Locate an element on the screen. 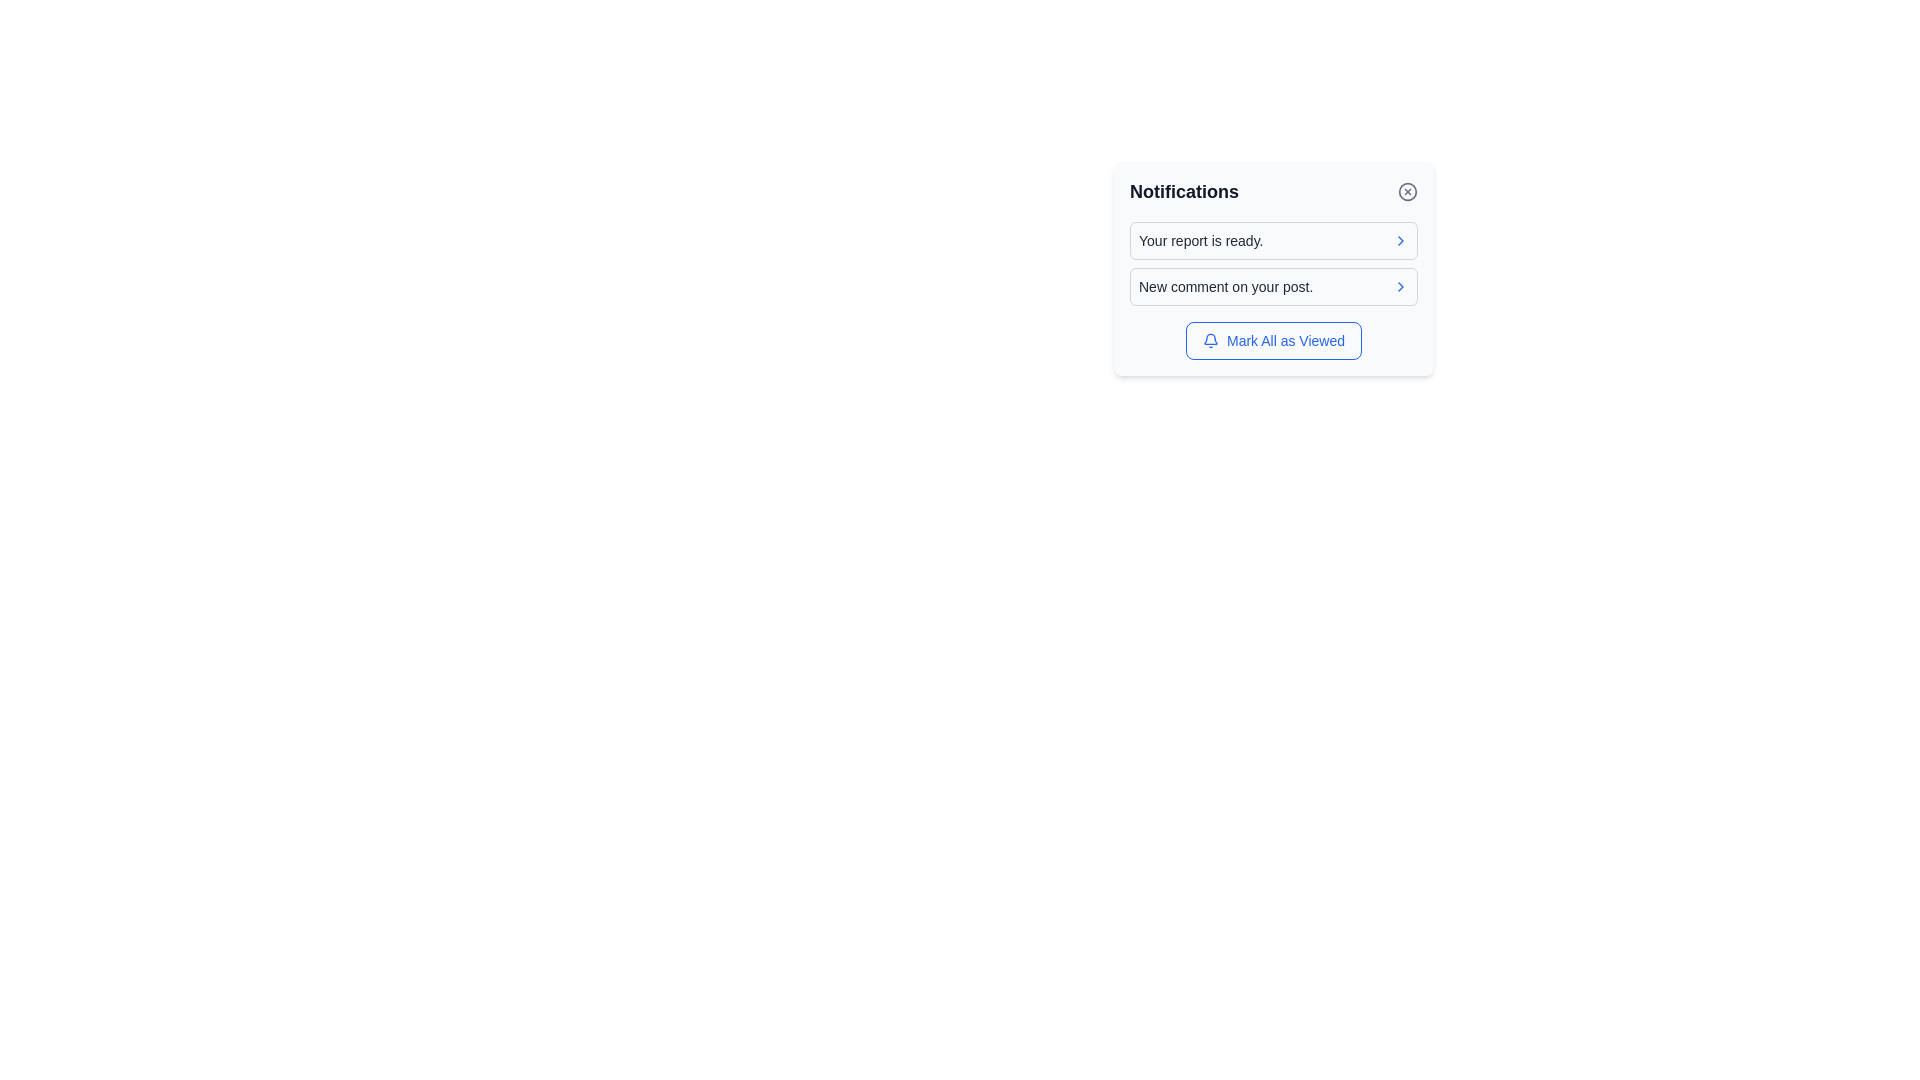 This screenshot has height=1080, width=1920. the static text element displaying 'Your report is ready.' in a small gray font within the notification box is located at coordinates (1200, 239).